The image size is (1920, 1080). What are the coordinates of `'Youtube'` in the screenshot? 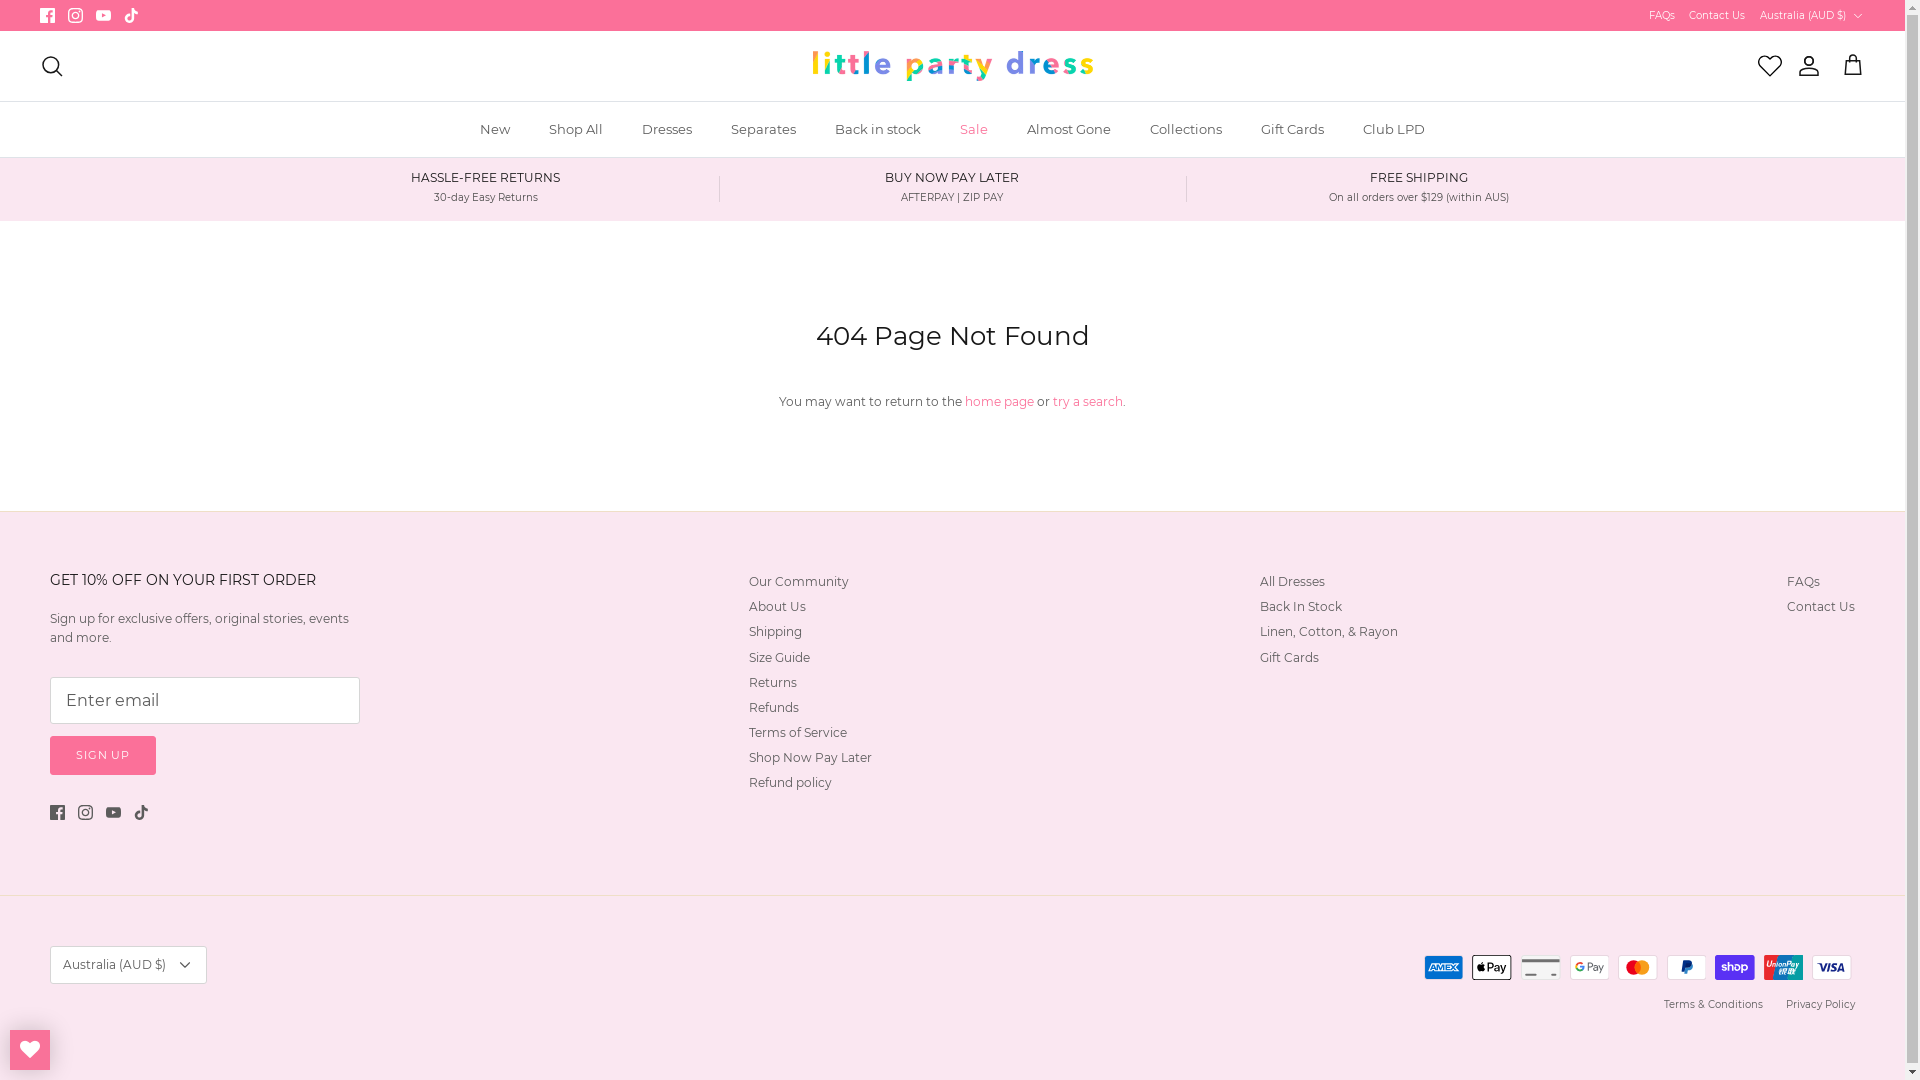 It's located at (95, 15).